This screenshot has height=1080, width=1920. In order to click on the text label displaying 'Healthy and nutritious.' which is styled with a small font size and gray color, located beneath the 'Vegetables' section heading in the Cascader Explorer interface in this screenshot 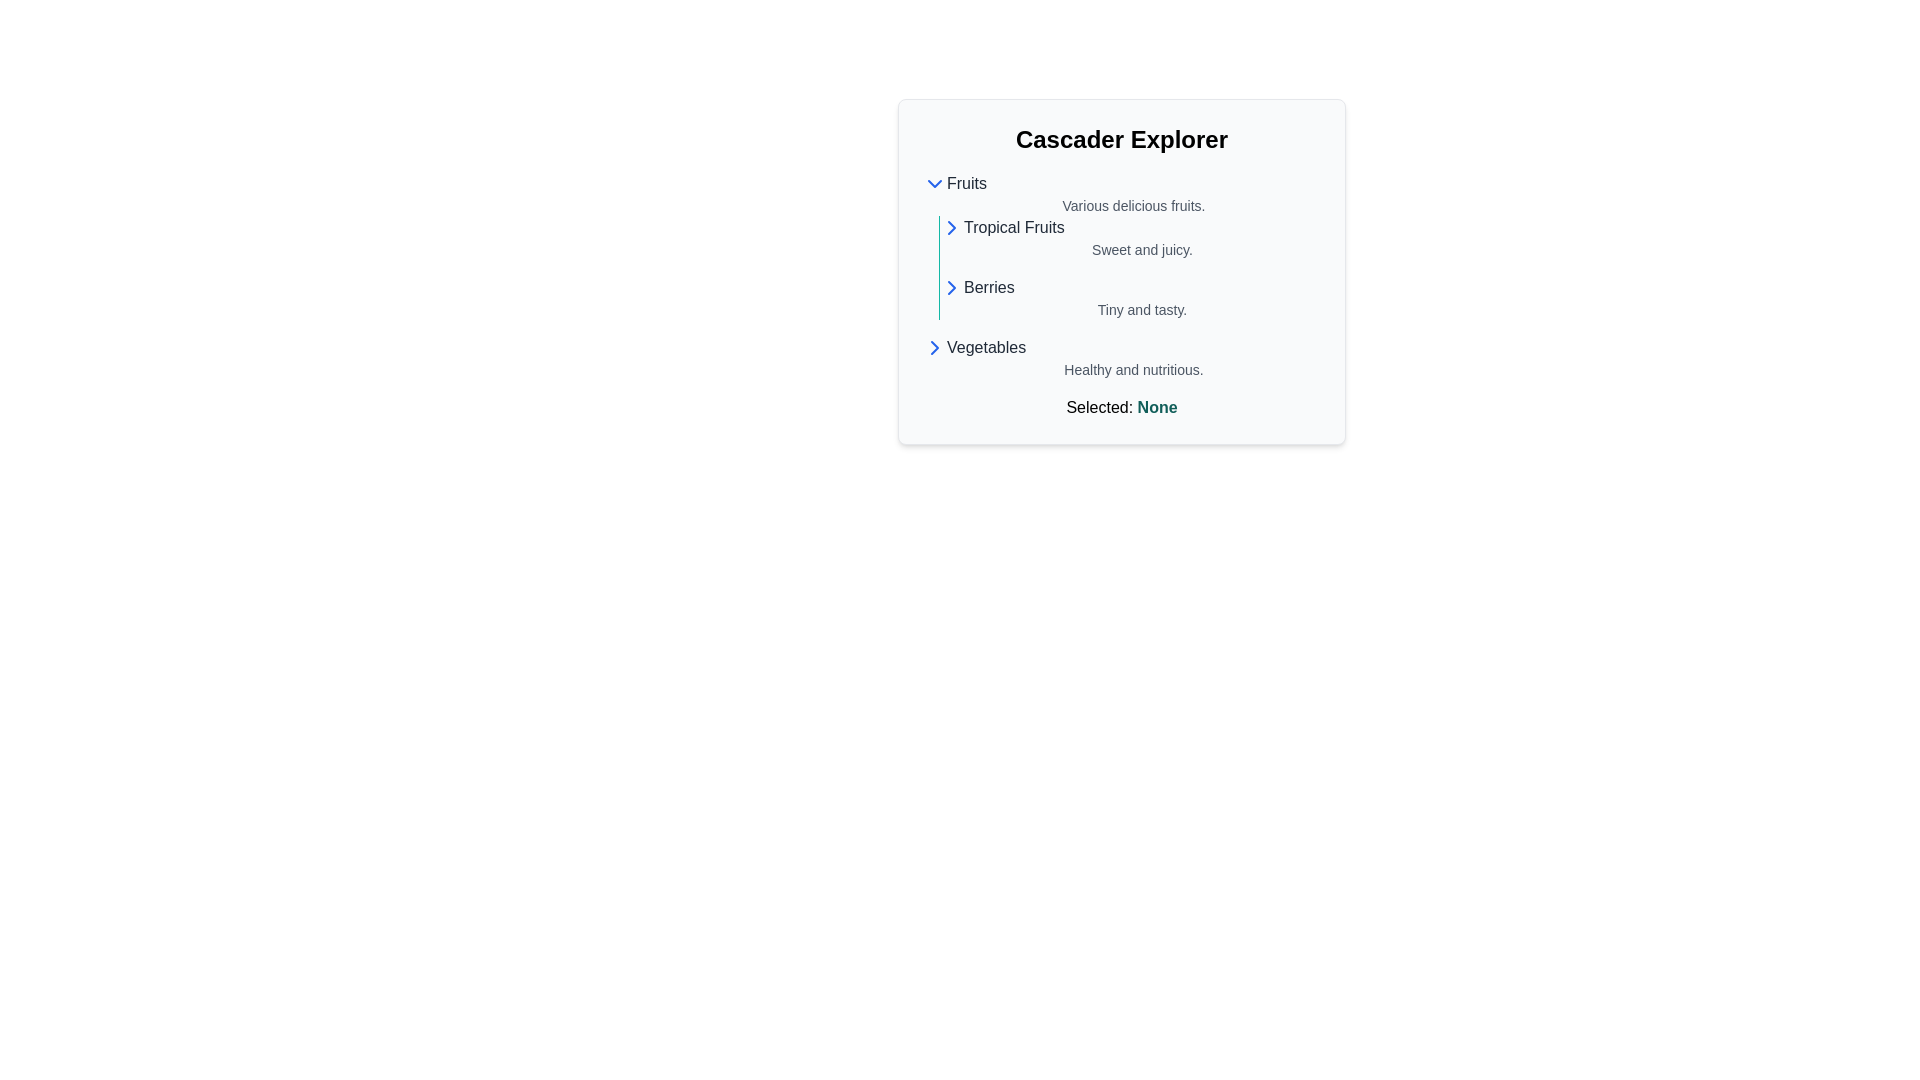, I will do `click(1133, 370)`.